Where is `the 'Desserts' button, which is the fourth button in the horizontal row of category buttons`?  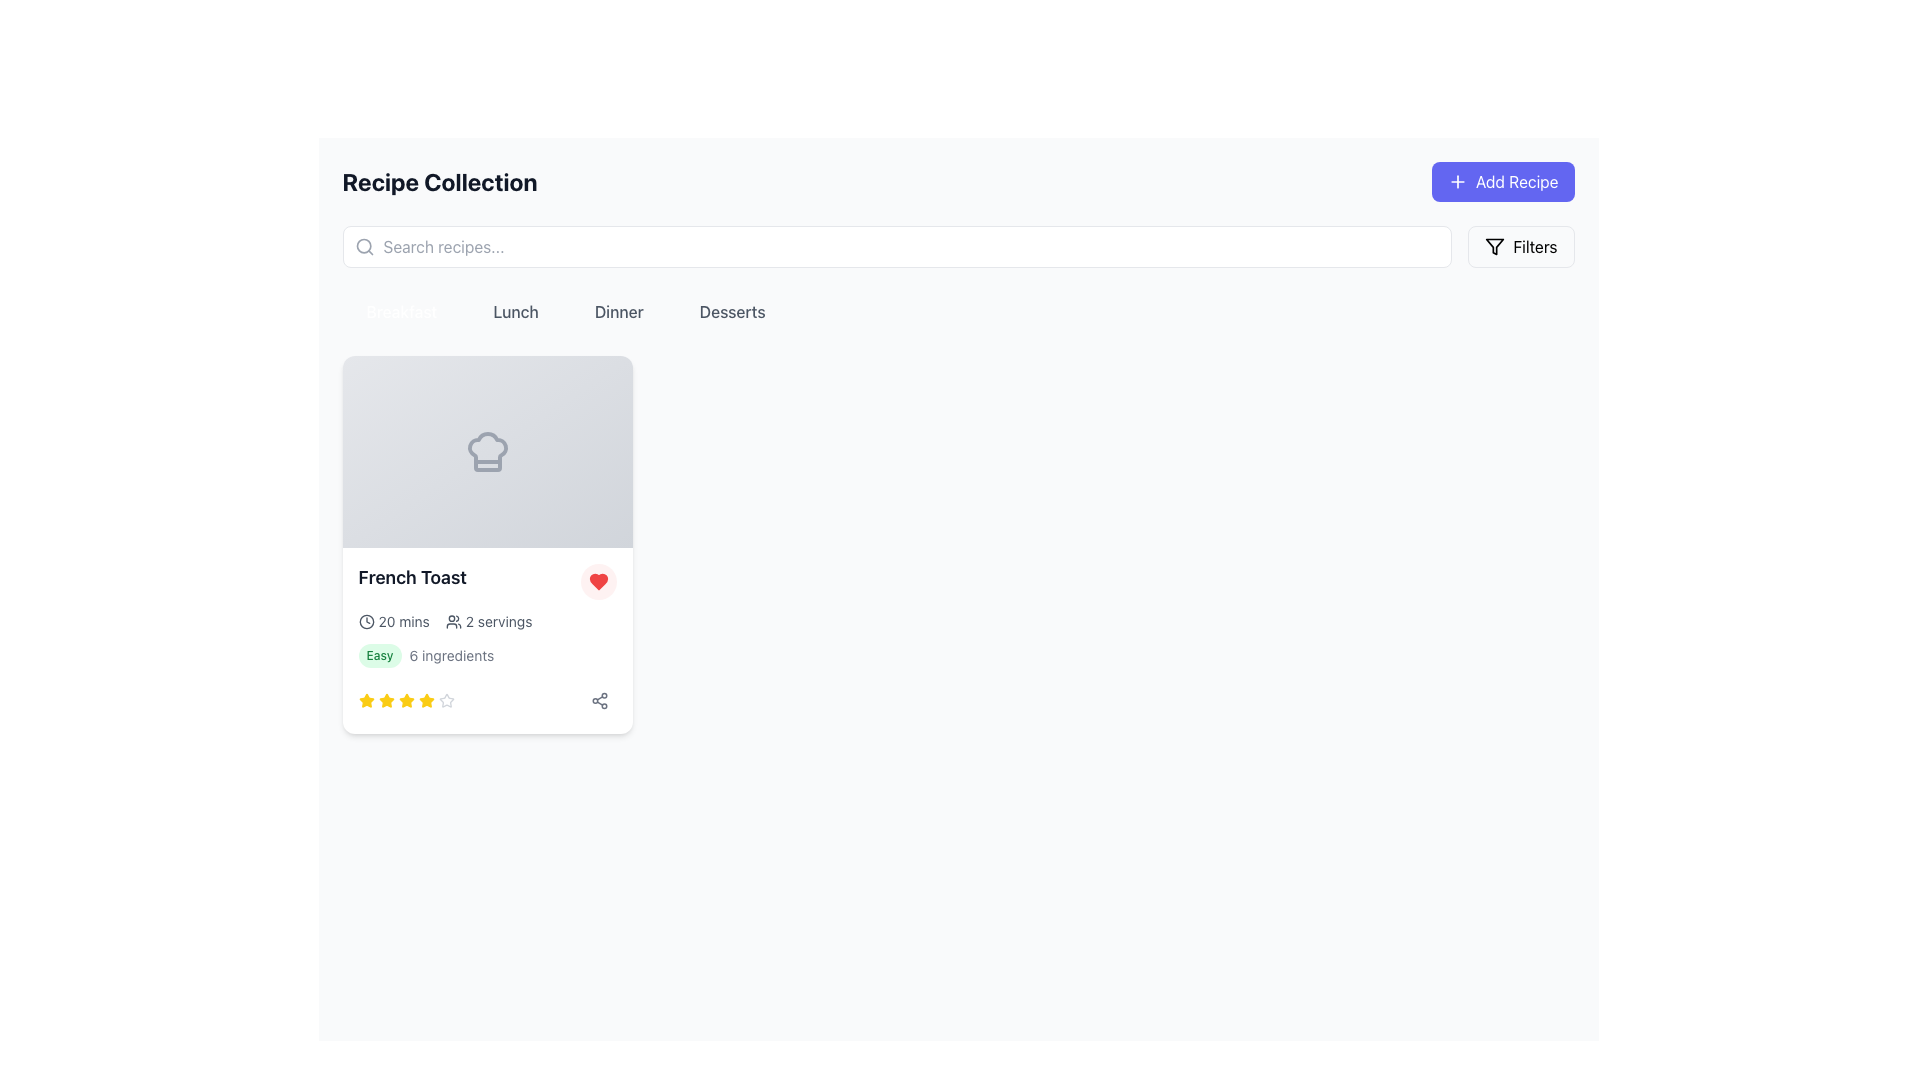
the 'Desserts' button, which is the fourth button in the horizontal row of category buttons is located at coordinates (731, 312).